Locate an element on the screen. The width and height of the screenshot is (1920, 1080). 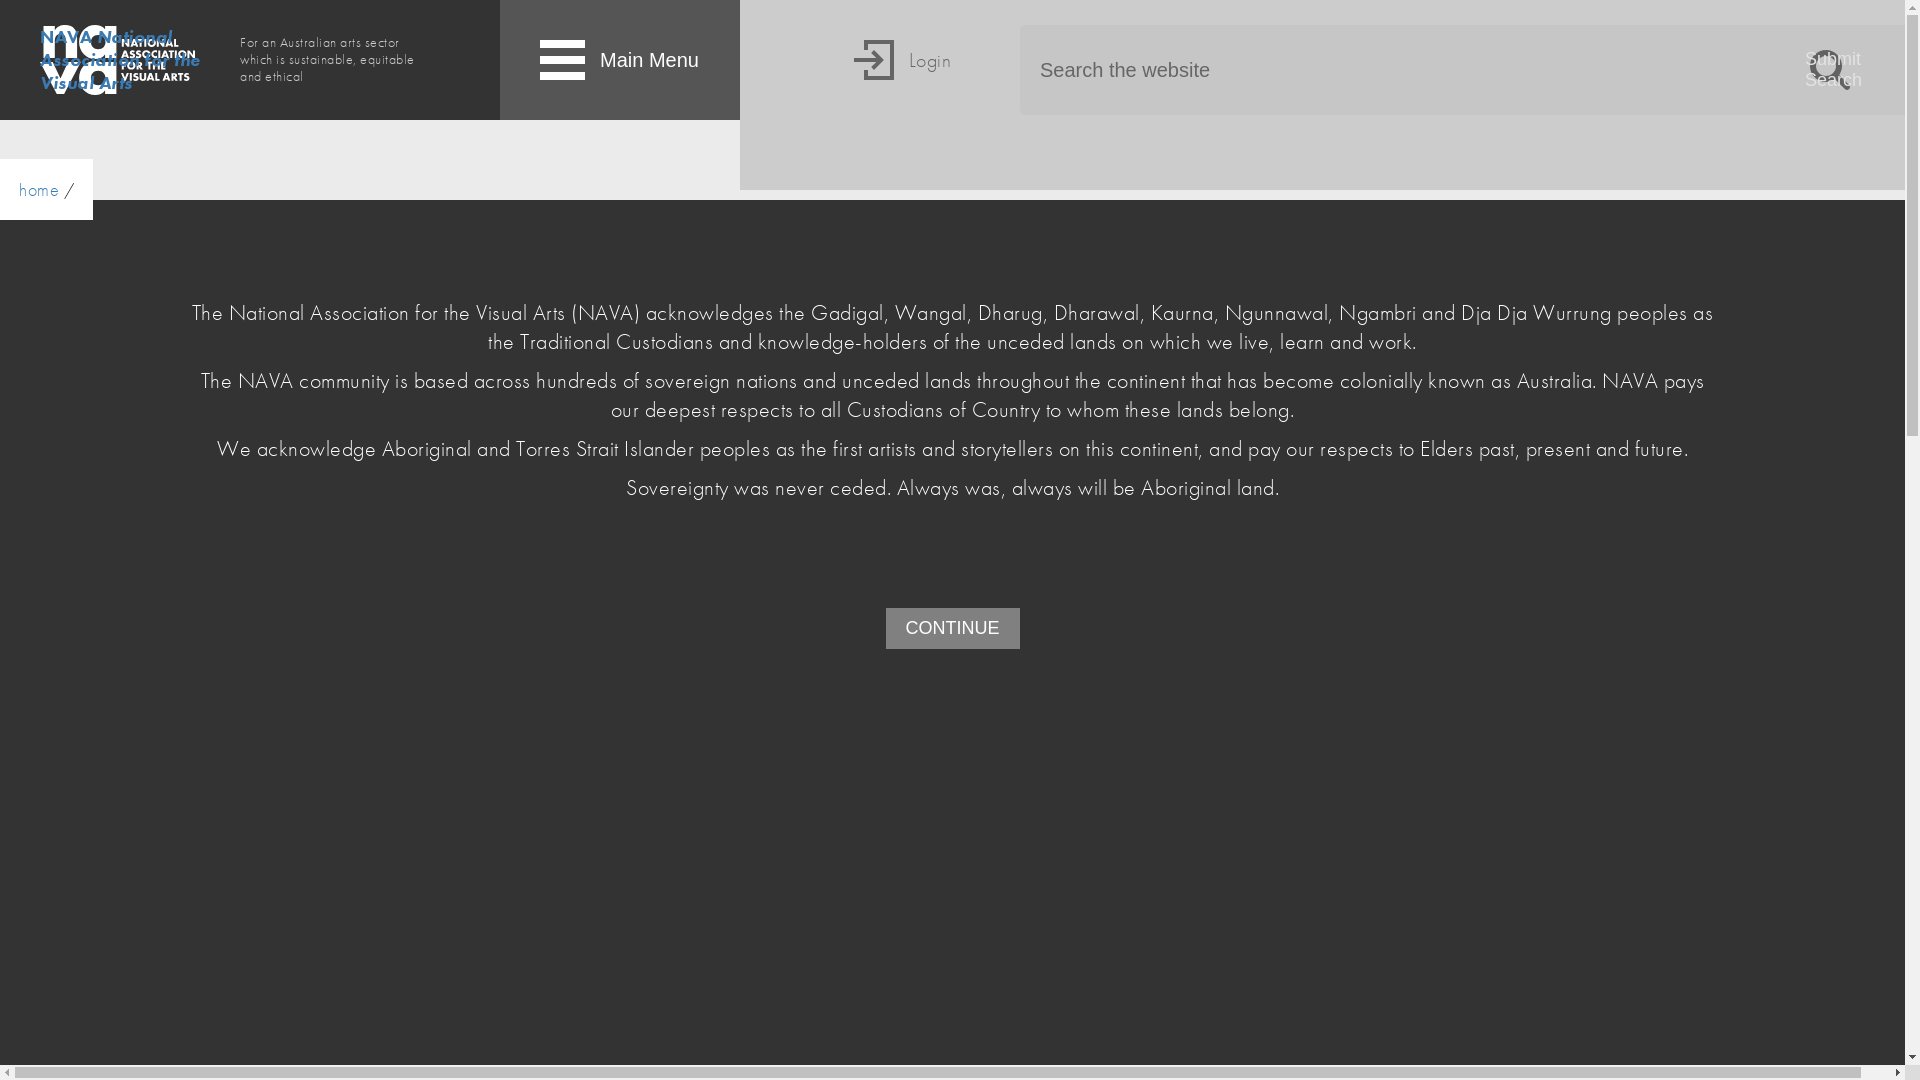
'home' is located at coordinates (38, 189).